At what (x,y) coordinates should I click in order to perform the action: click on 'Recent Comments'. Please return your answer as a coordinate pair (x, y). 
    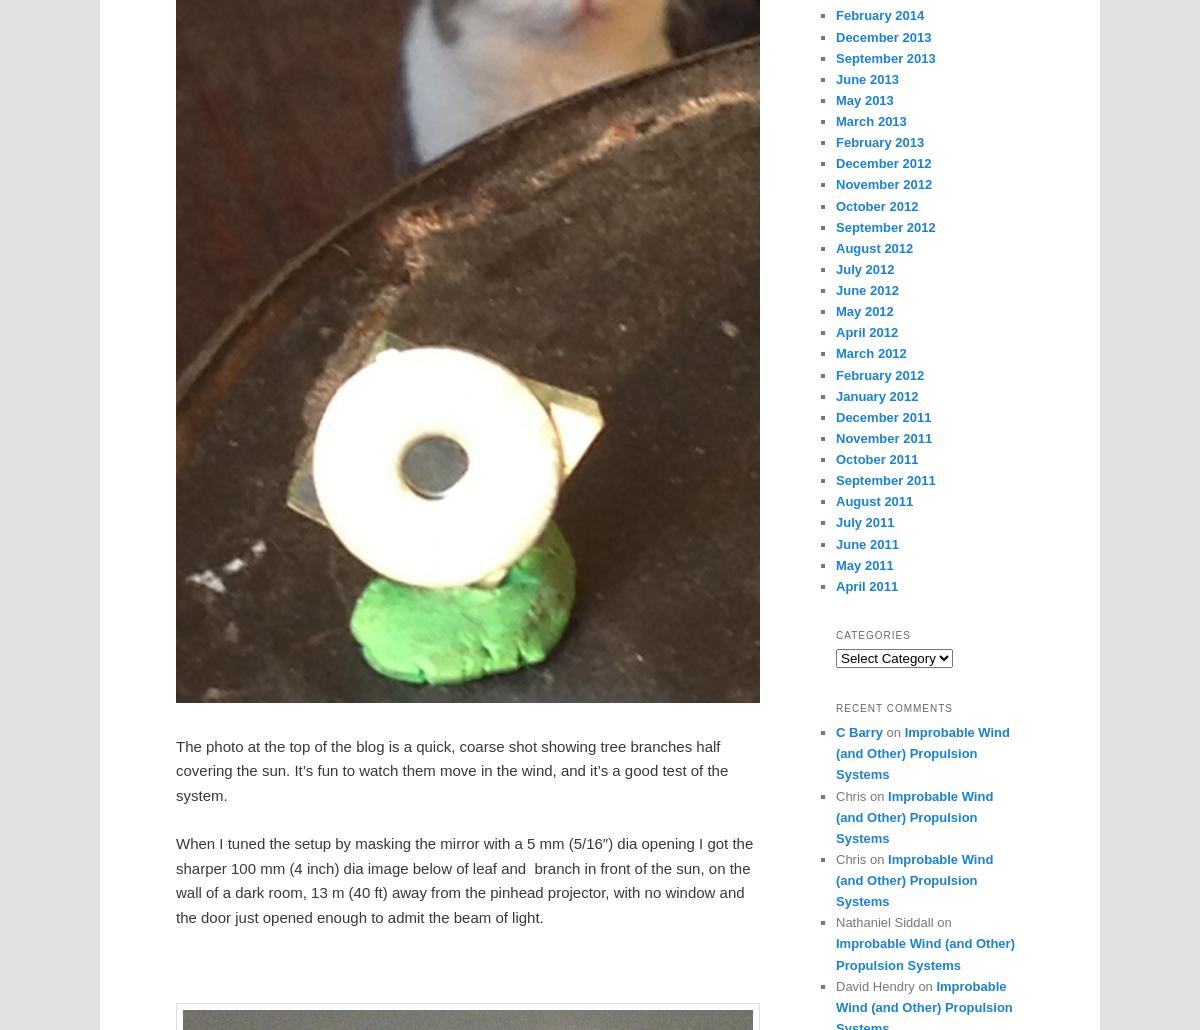
    Looking at the image, I should click on (835, 708).